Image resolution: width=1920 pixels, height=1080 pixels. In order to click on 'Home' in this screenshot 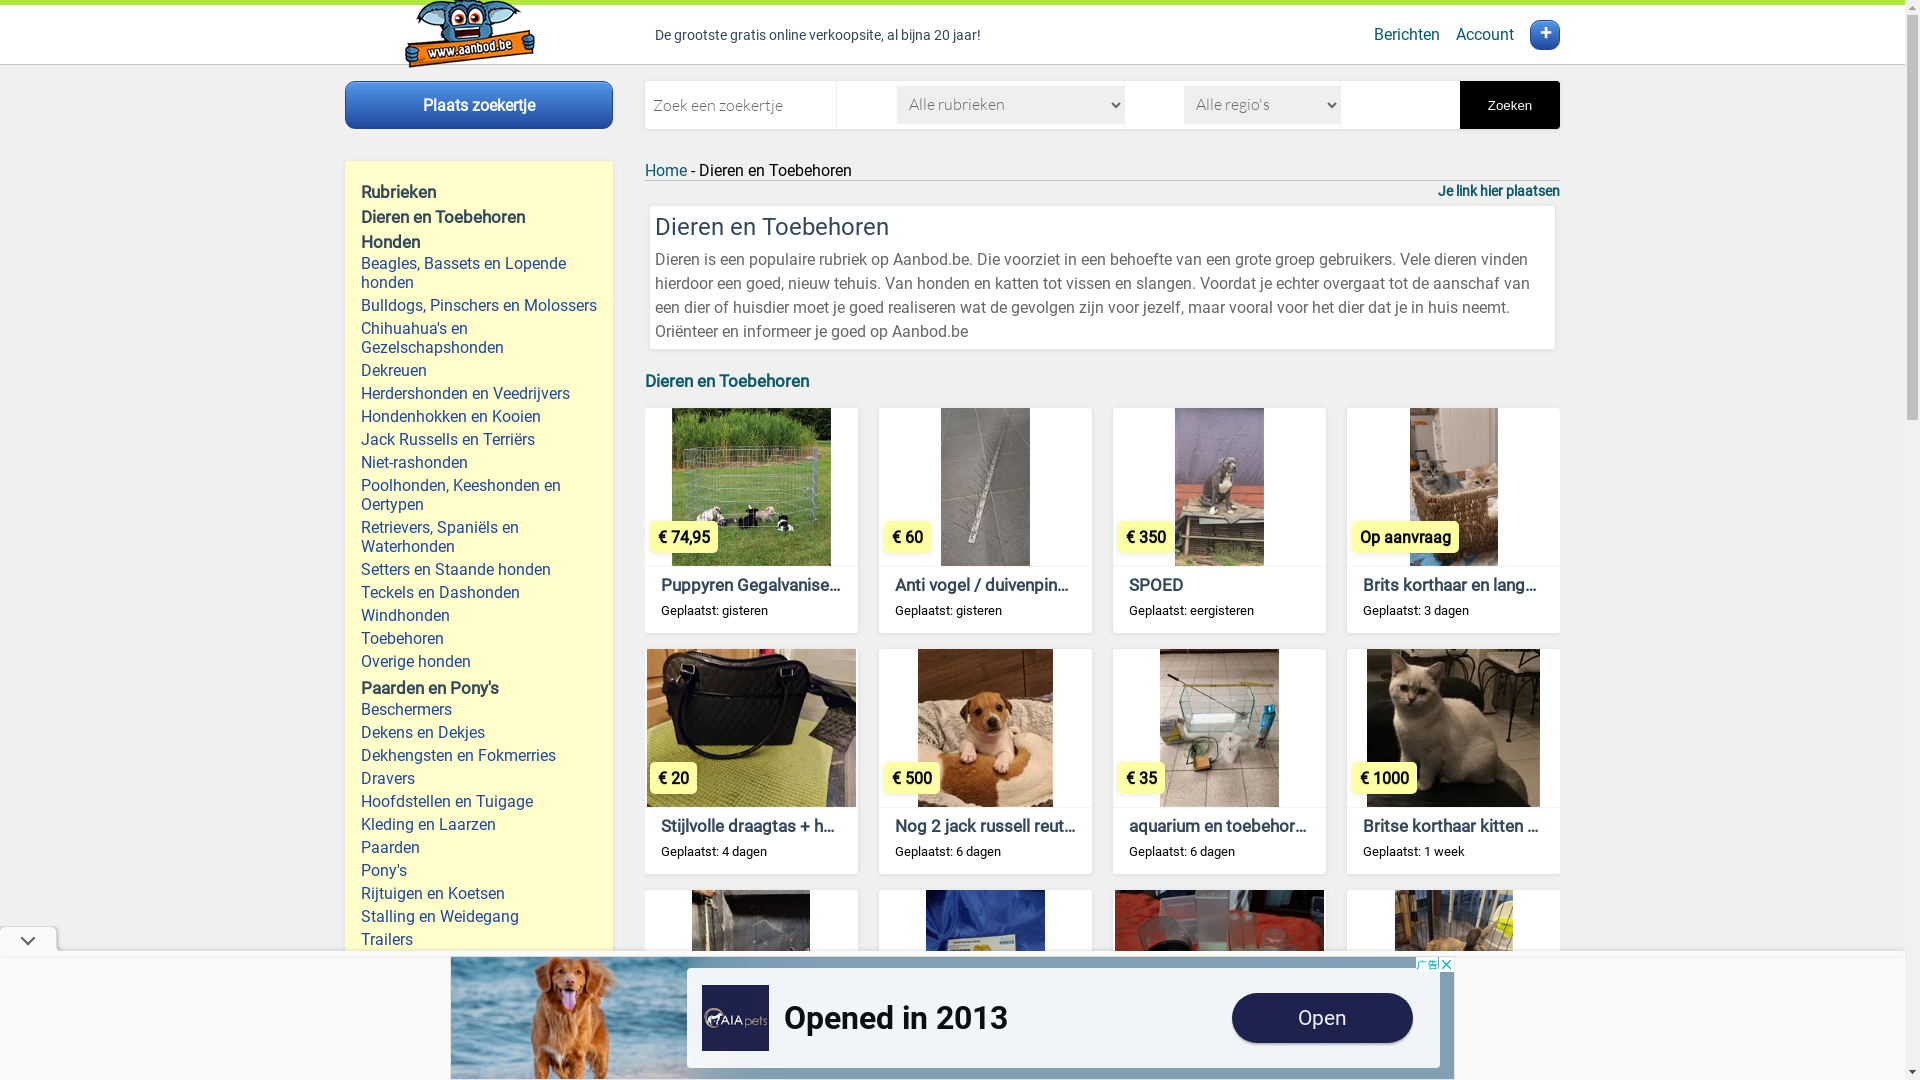, I will do `click(666, 169)`.